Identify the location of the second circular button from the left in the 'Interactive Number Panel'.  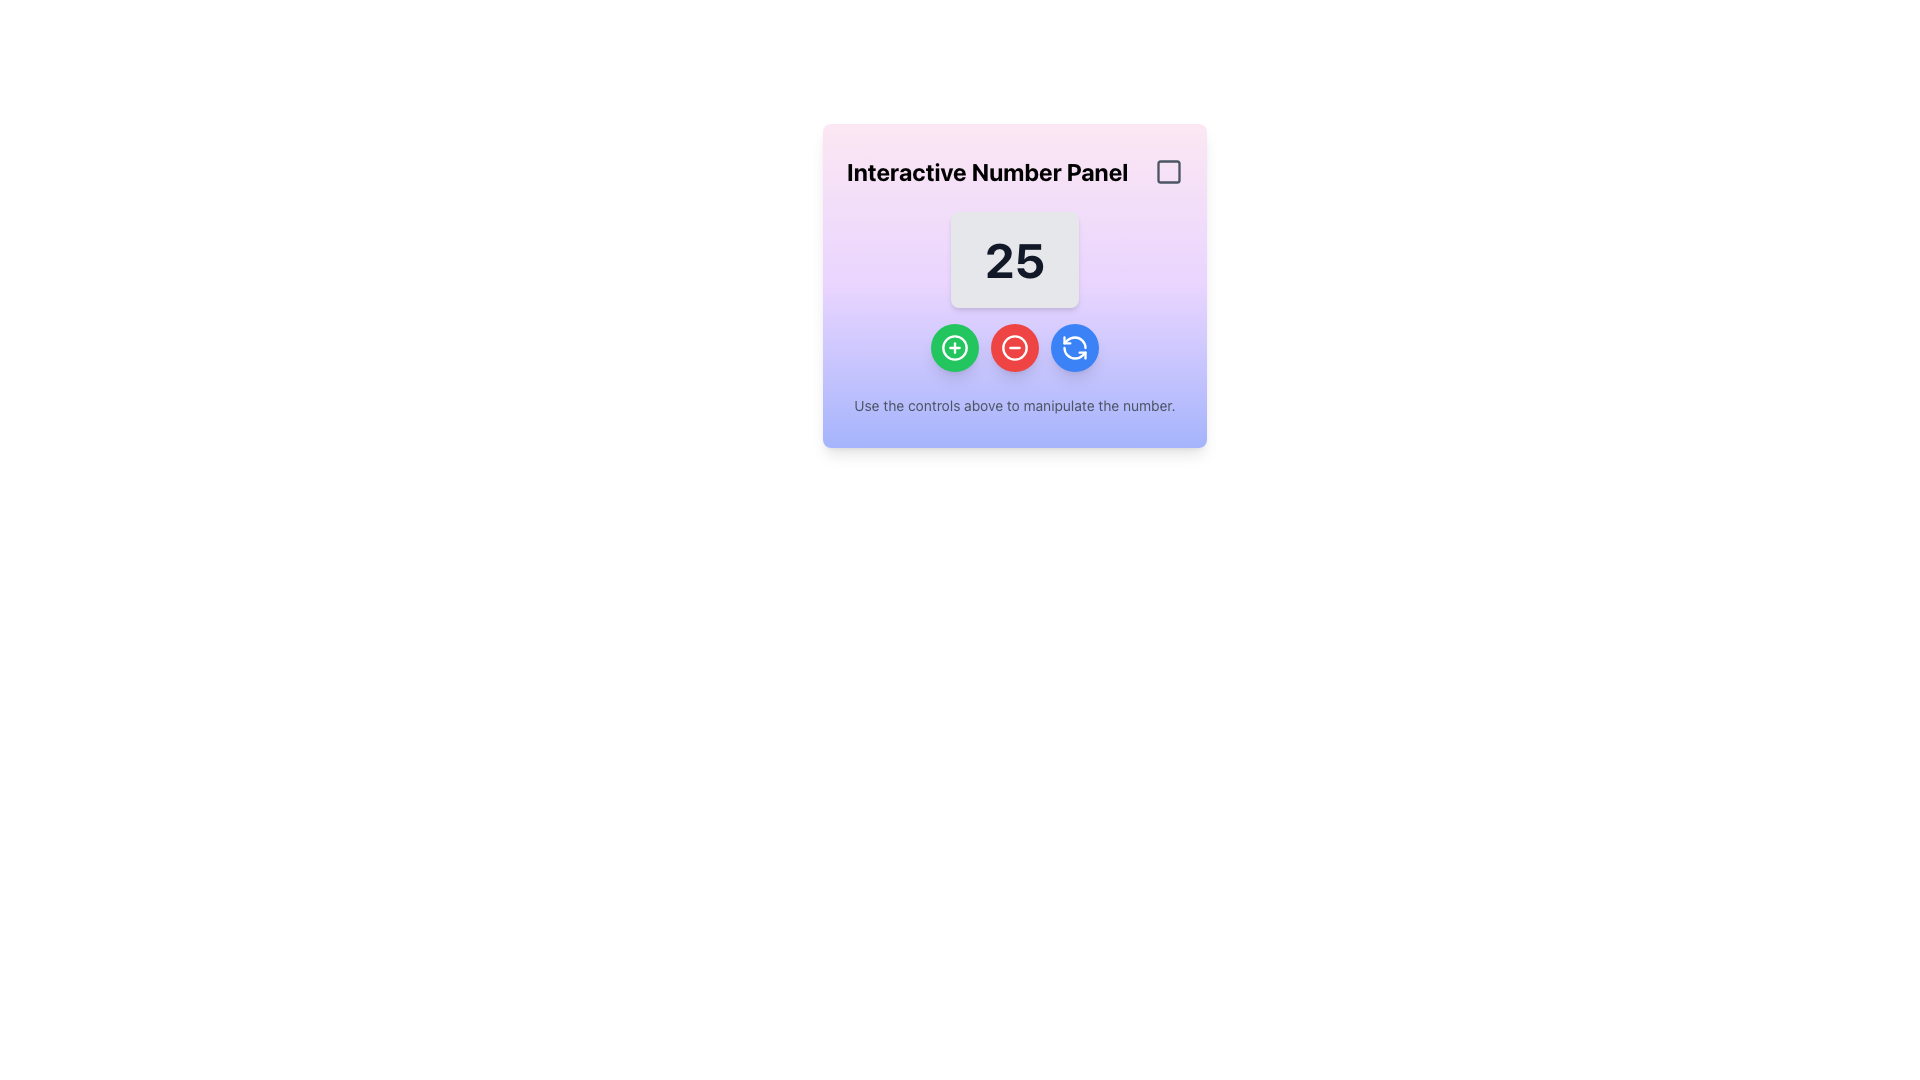
(1014, 346).